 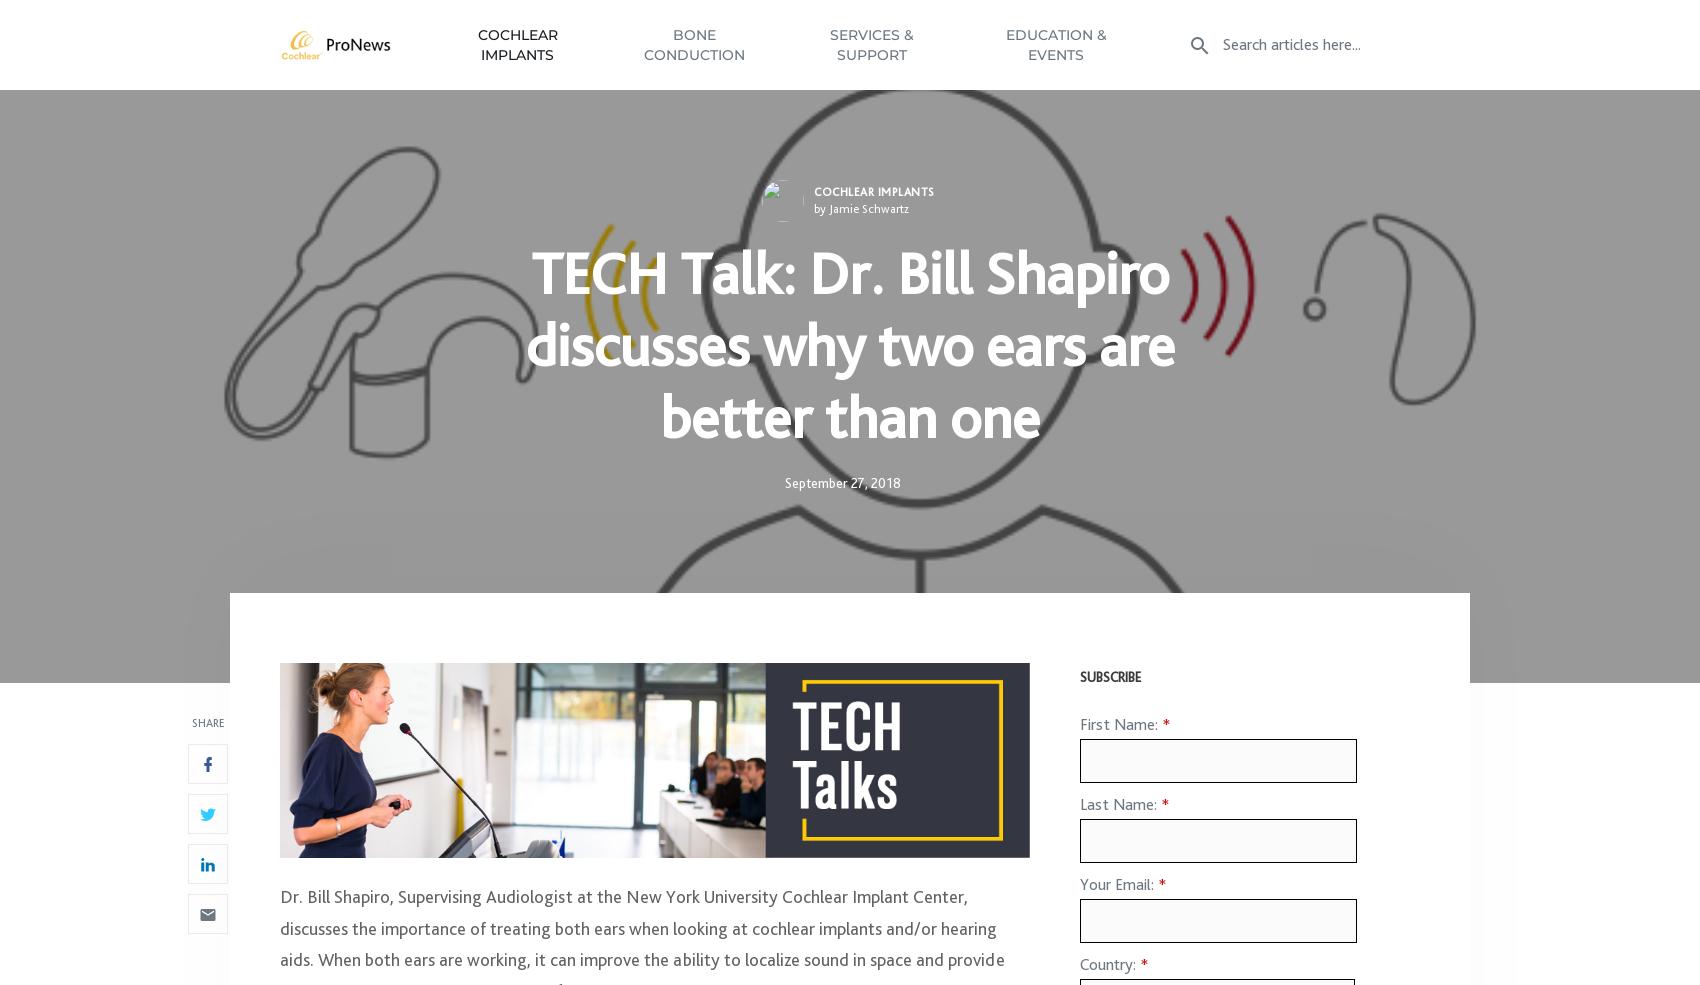 I want to click on 'Share', so click(x=206, y=733).